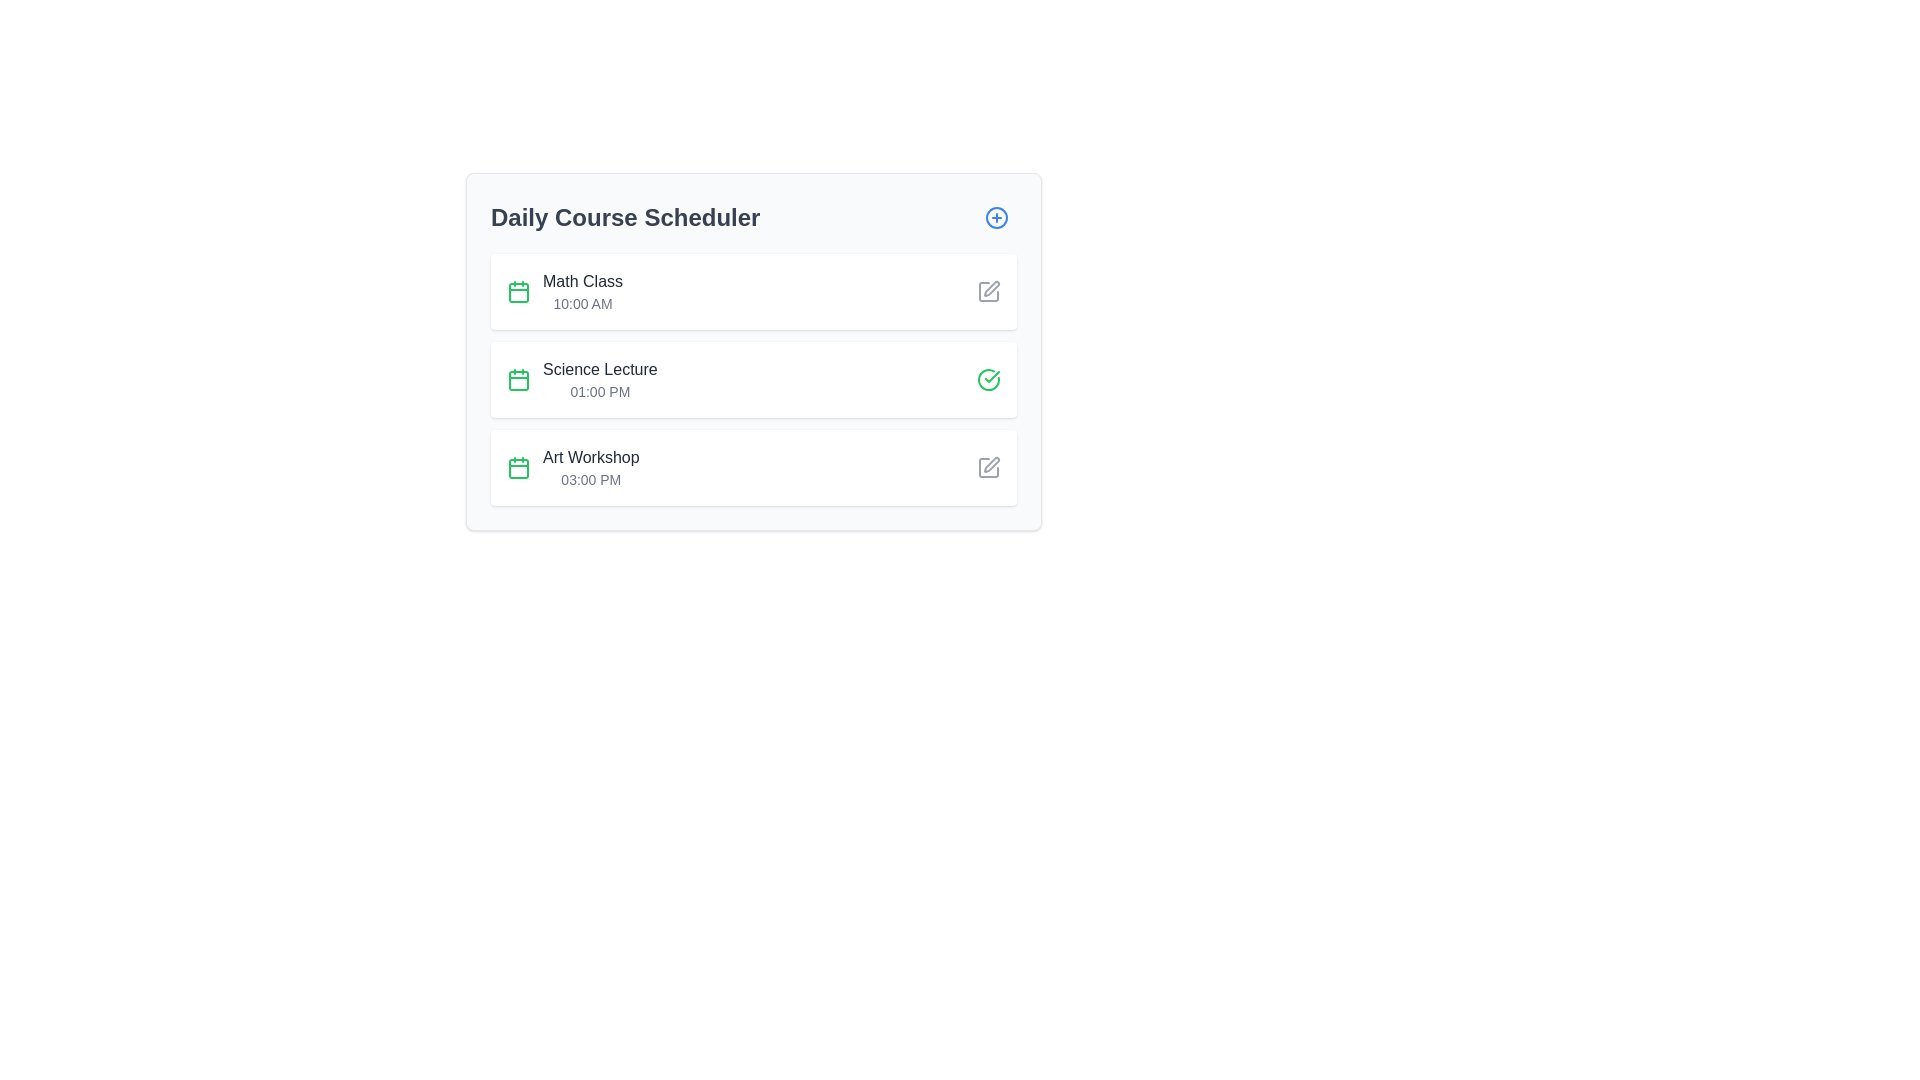 Image resolution: width=1920 pixels, height=1080 pixels. I want to click on the pen icon located on the far-right side of the Art Workshop entry, so click(990, 289).